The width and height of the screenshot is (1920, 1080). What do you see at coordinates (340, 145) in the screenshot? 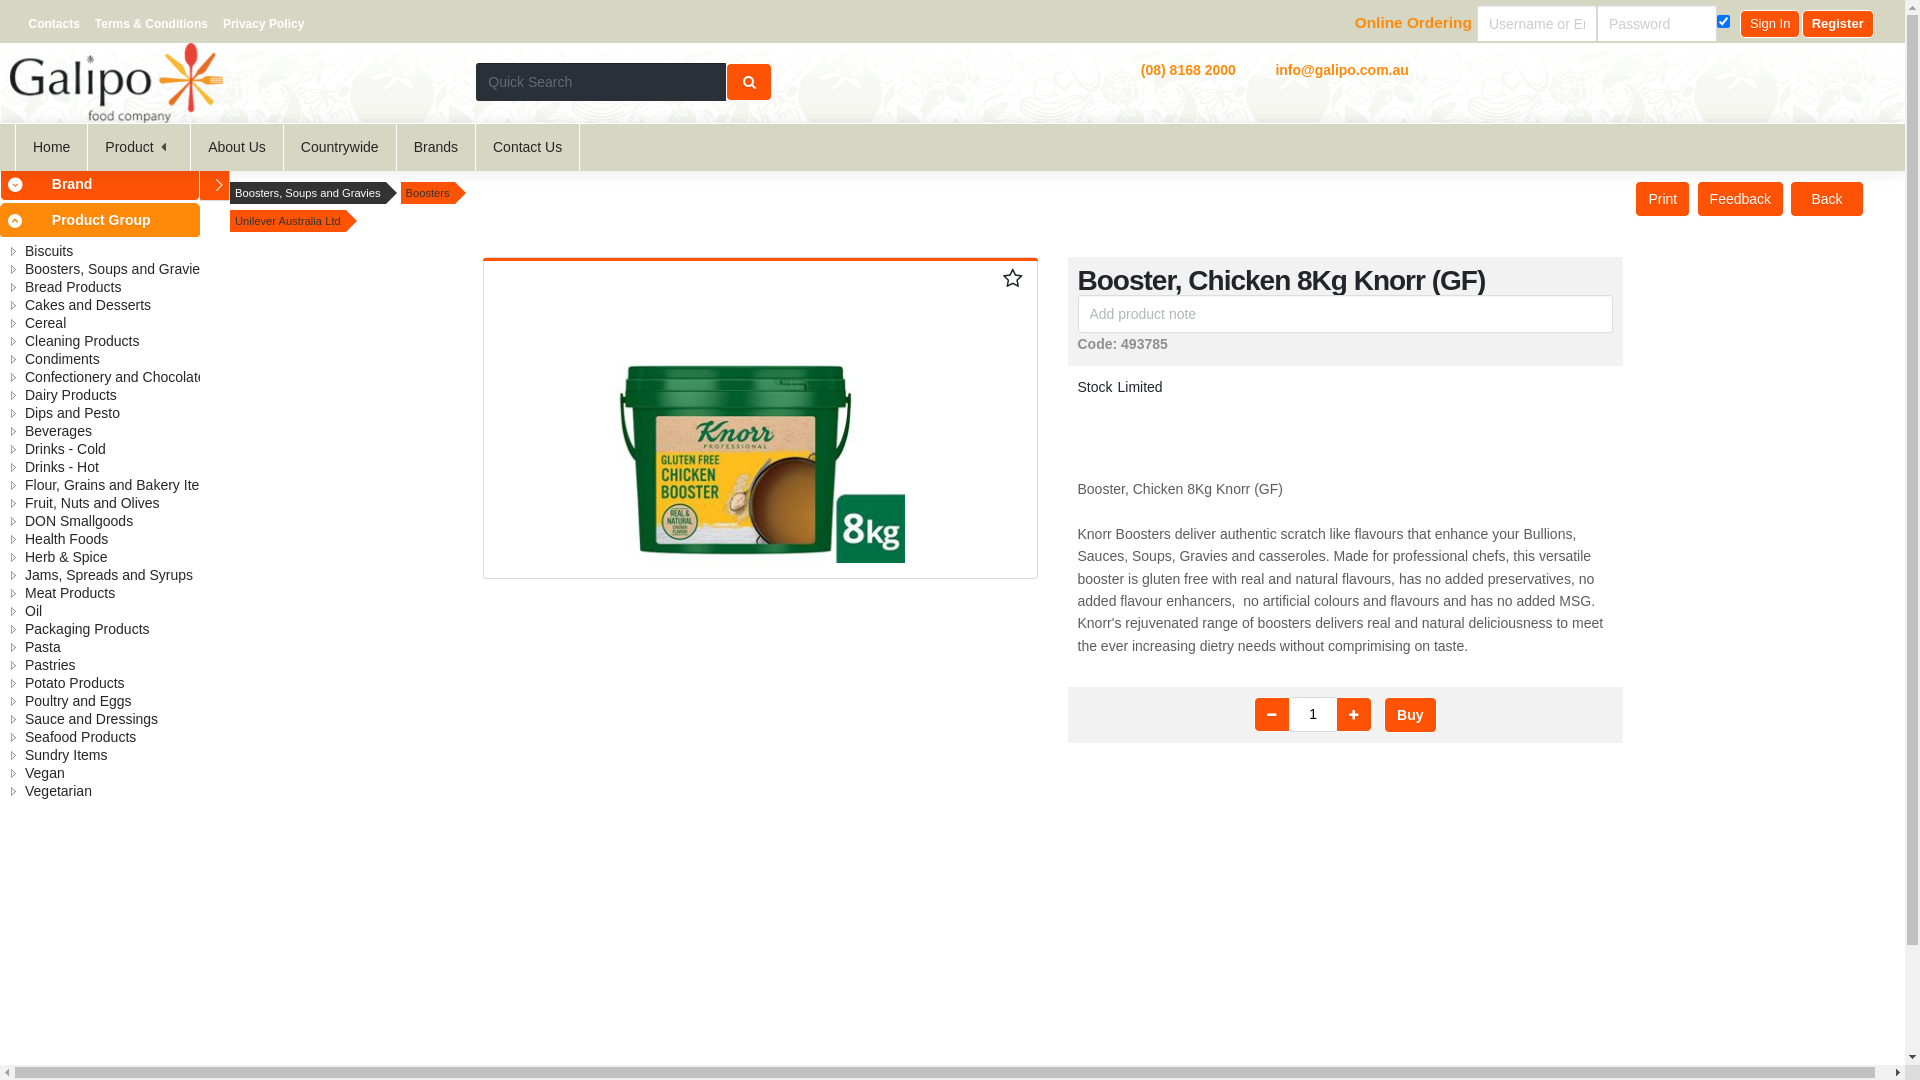
I see `'Countrywide'` at bounding box center [340, 145].